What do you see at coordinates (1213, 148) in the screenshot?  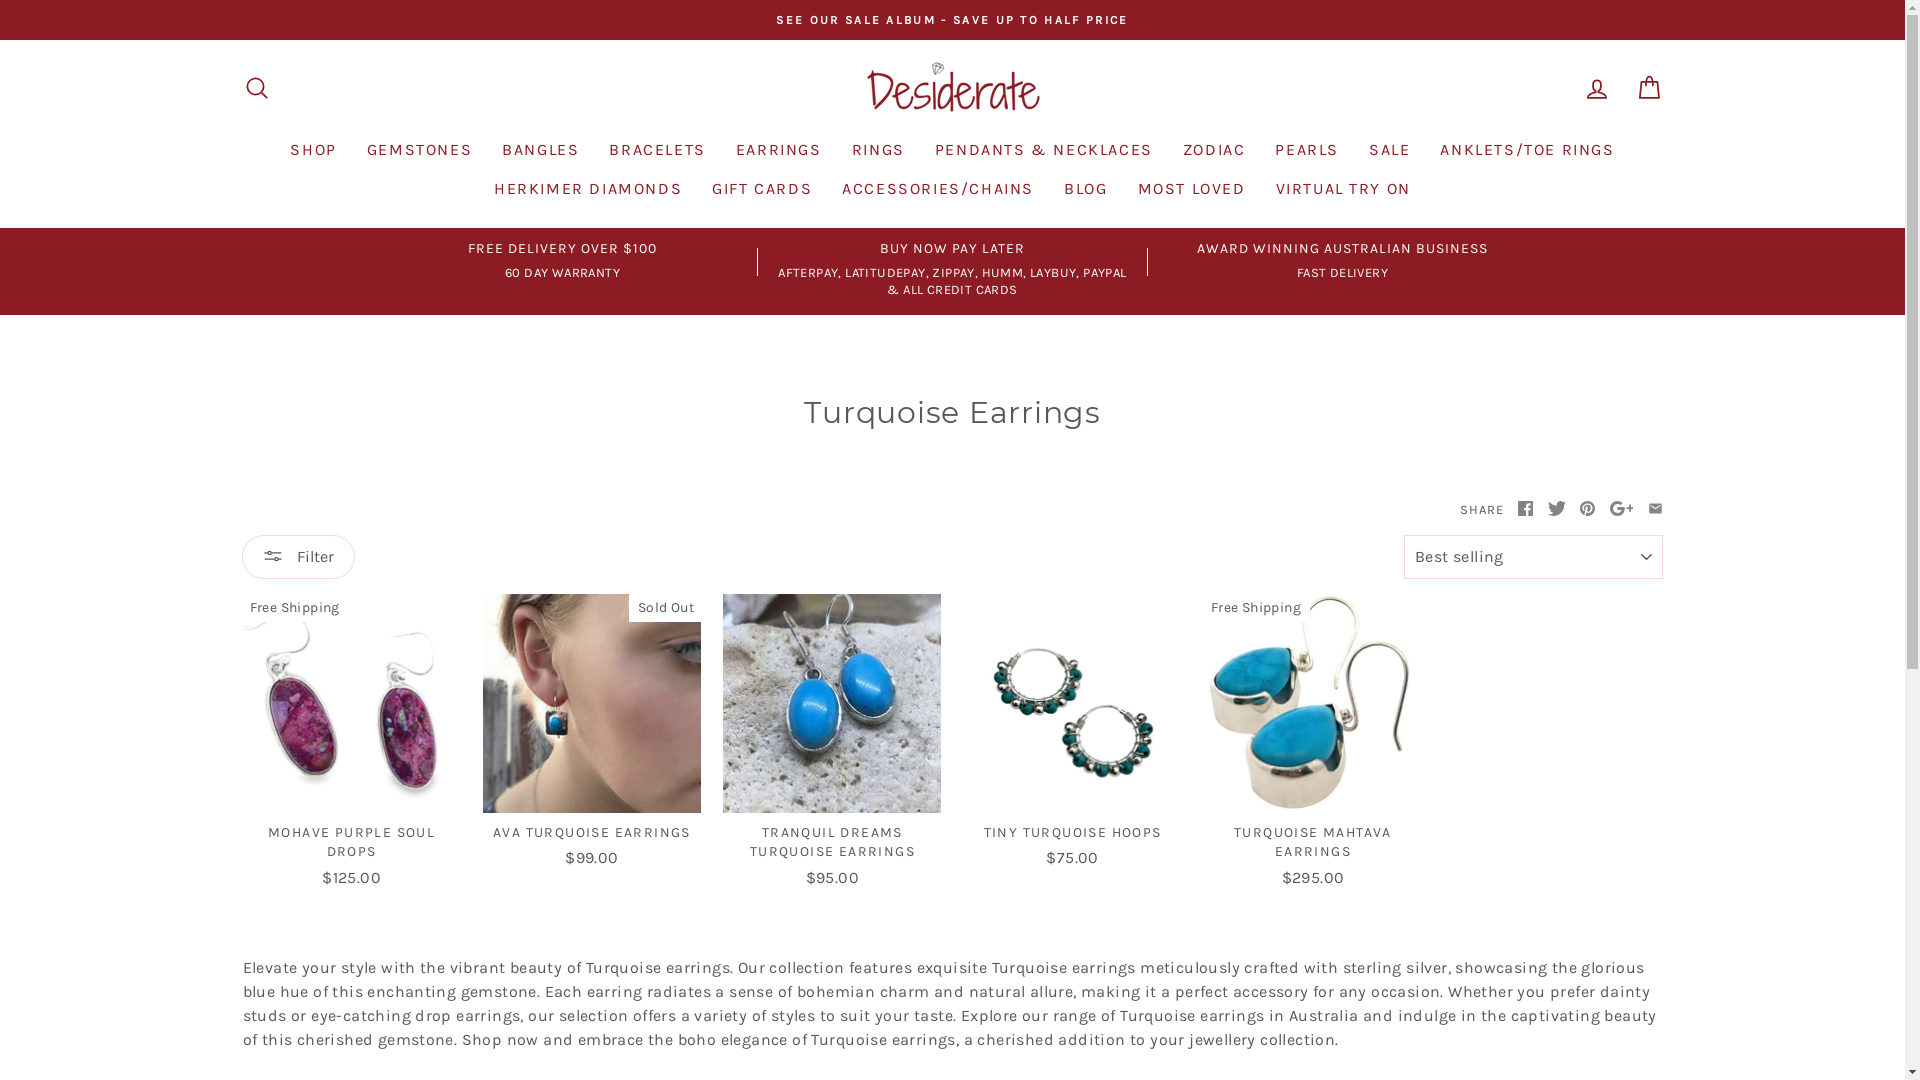 I see `'ZODIAC'` at bounding box center [1213, 148].